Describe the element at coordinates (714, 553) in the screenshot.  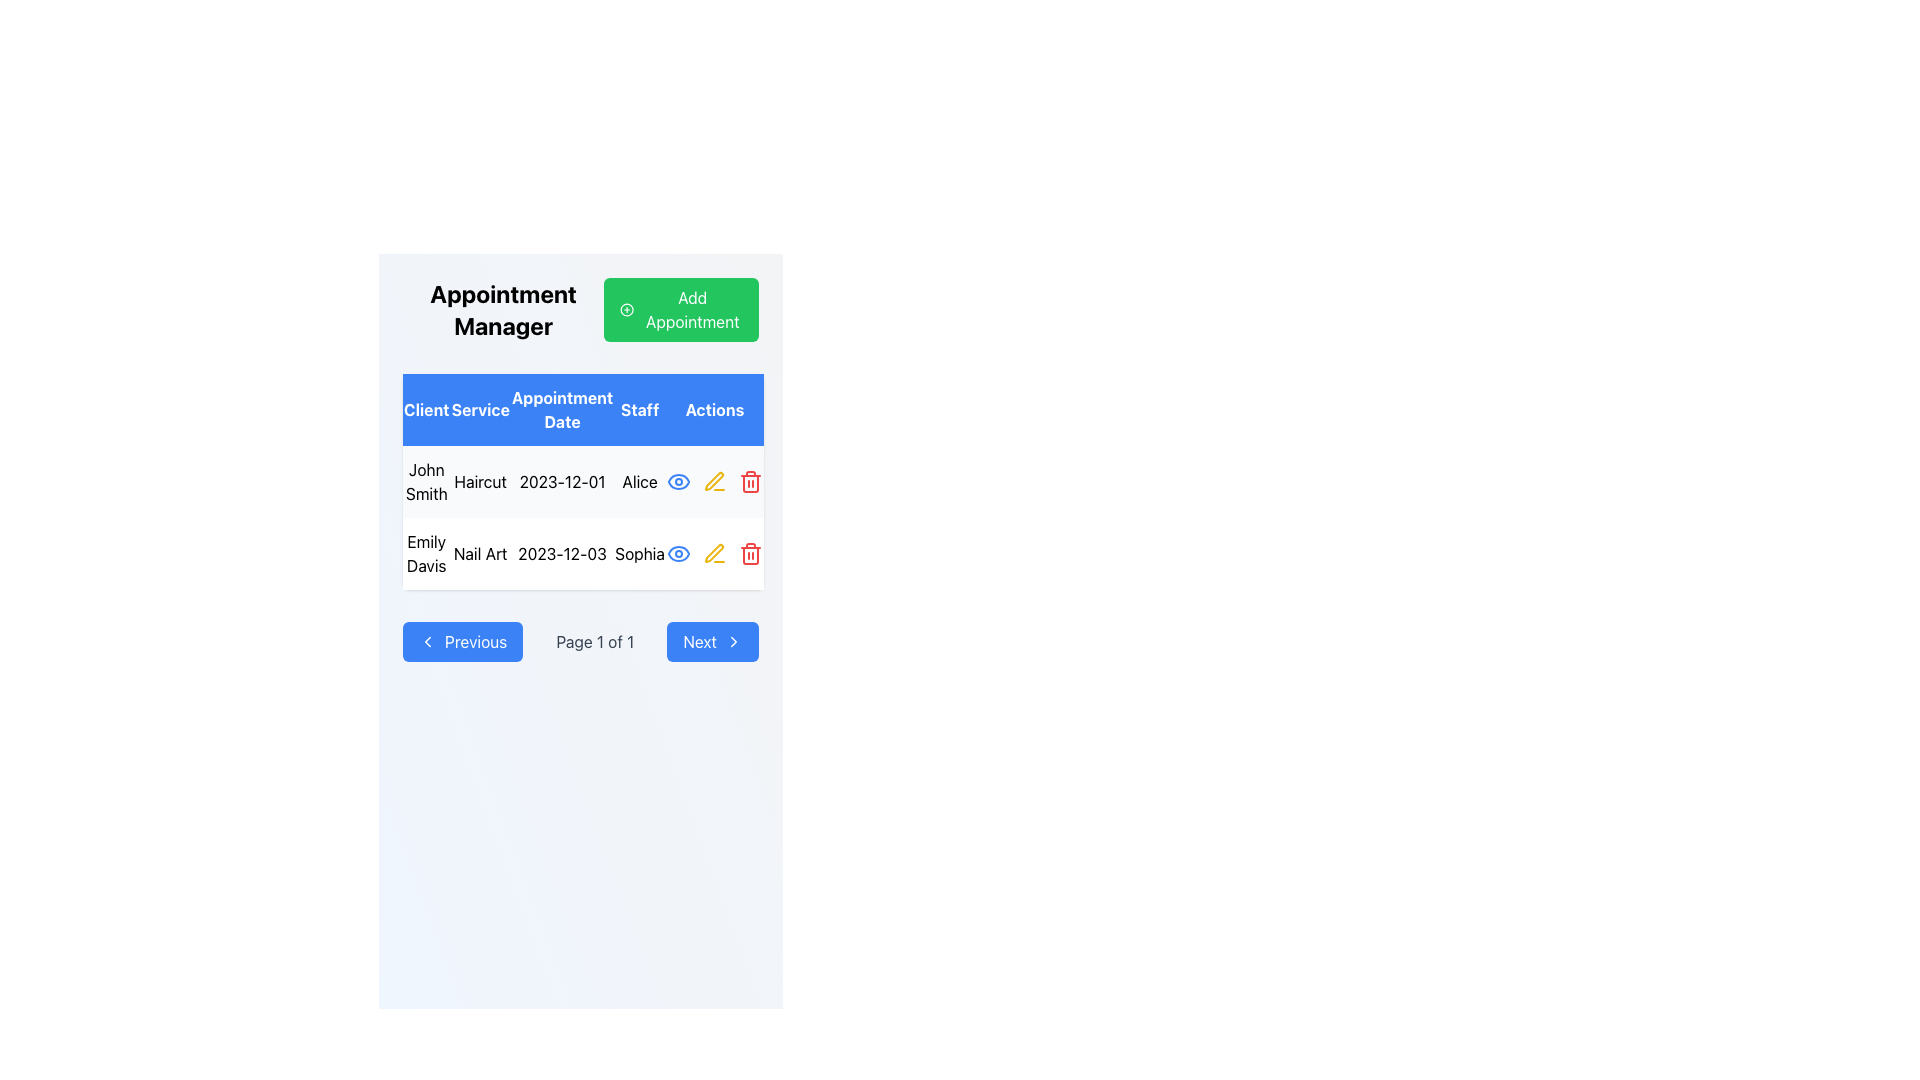
I see `the SVG-based edit button located in the 'Actions' column of the second row in the data table` at that location.